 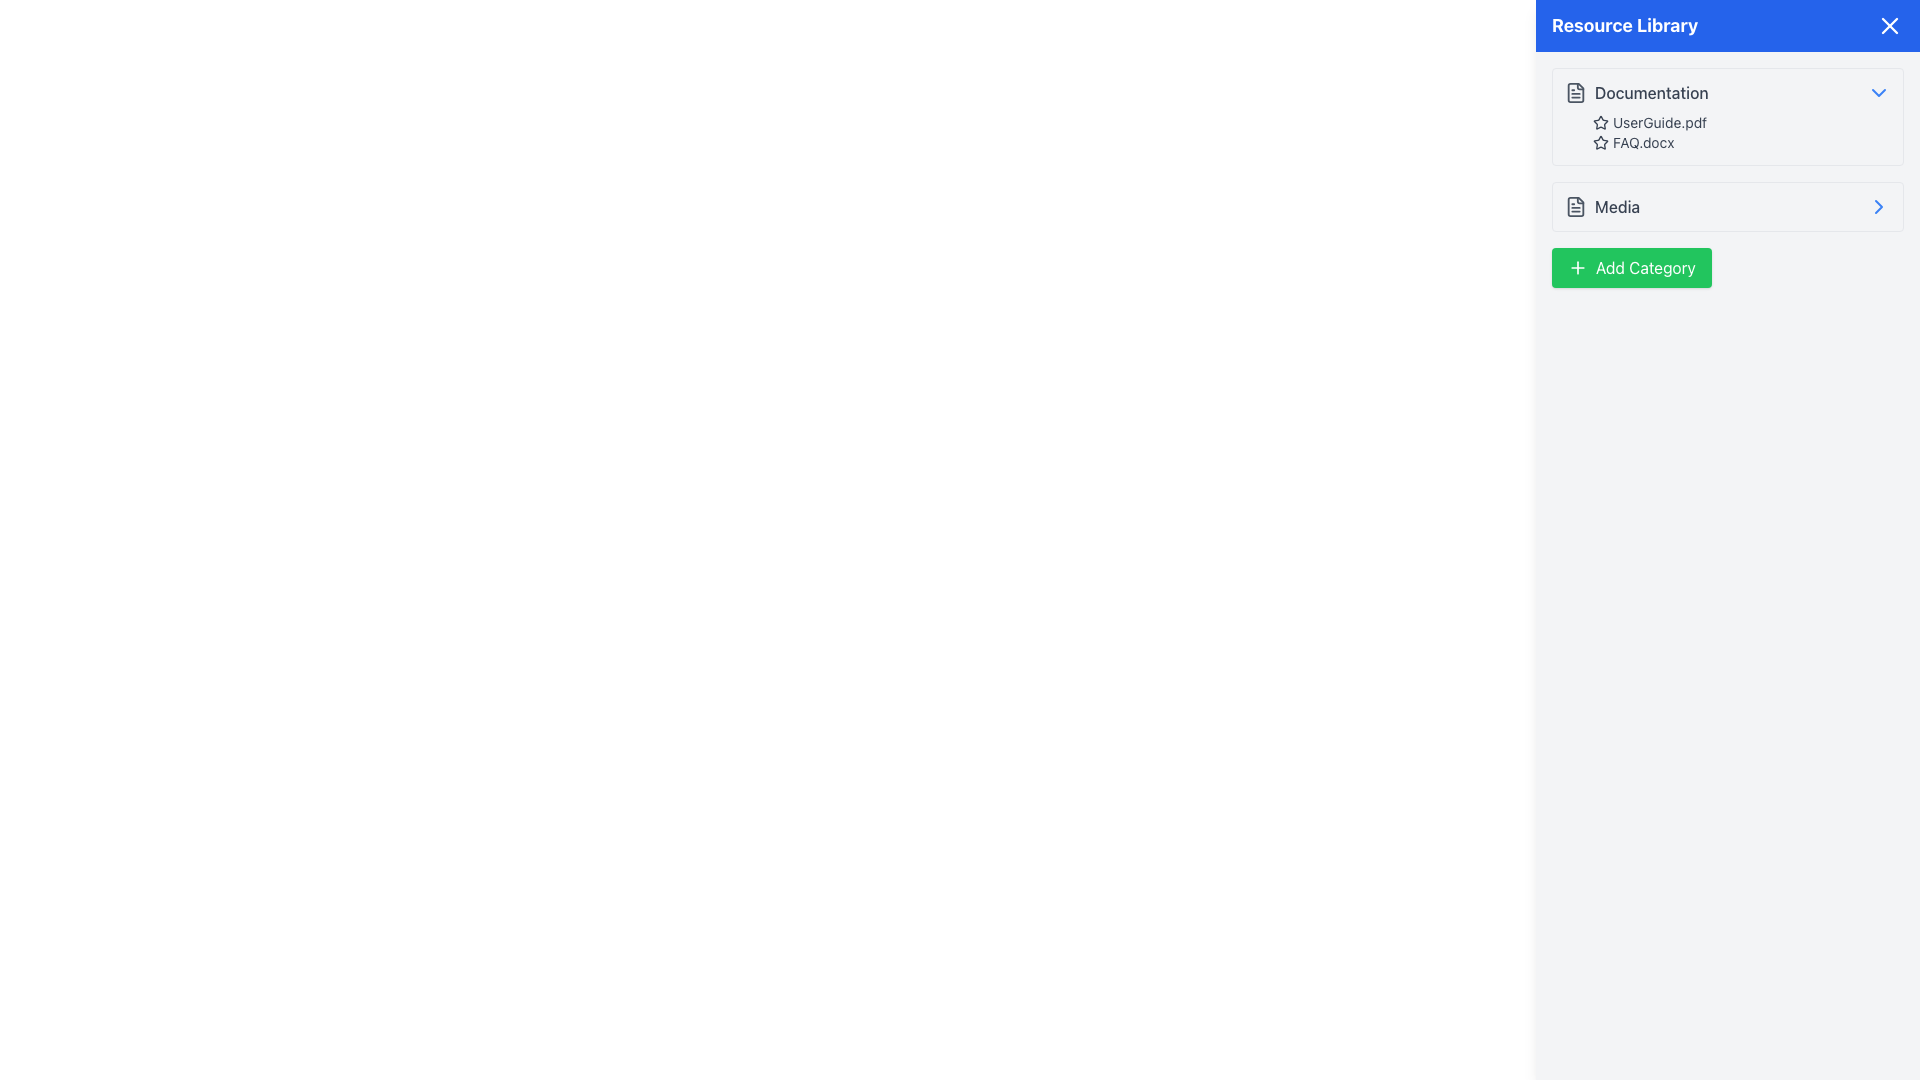 What do you see at coordinates (1617, 207) in the screenshot?
I see `the Text Label indicating the 'Media' section in the sidebar labeled 'Resource Library', which is positioned next to the 'Documentation' entry and a document icon` at bounding box center [1617, 207].